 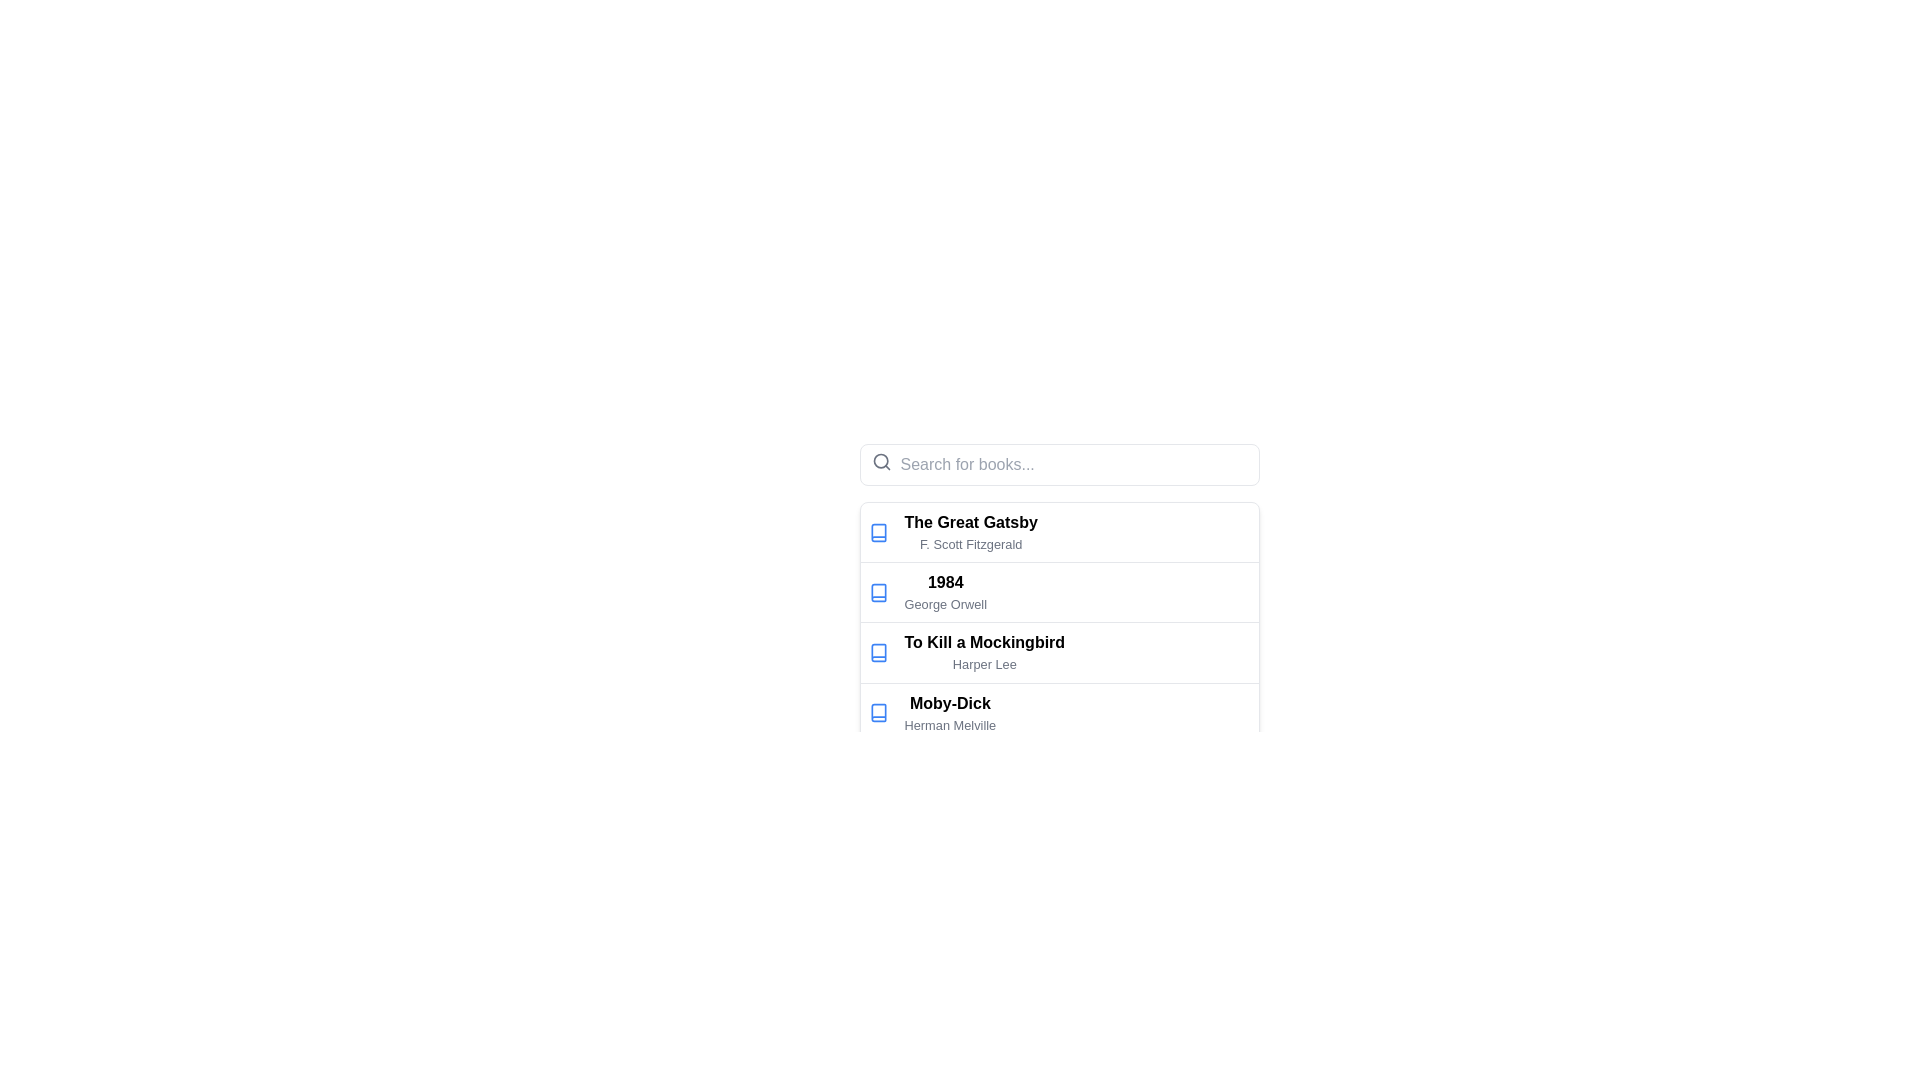 I want to click on the third list item displaying a book's title and author, so click(x=1058, y=651).